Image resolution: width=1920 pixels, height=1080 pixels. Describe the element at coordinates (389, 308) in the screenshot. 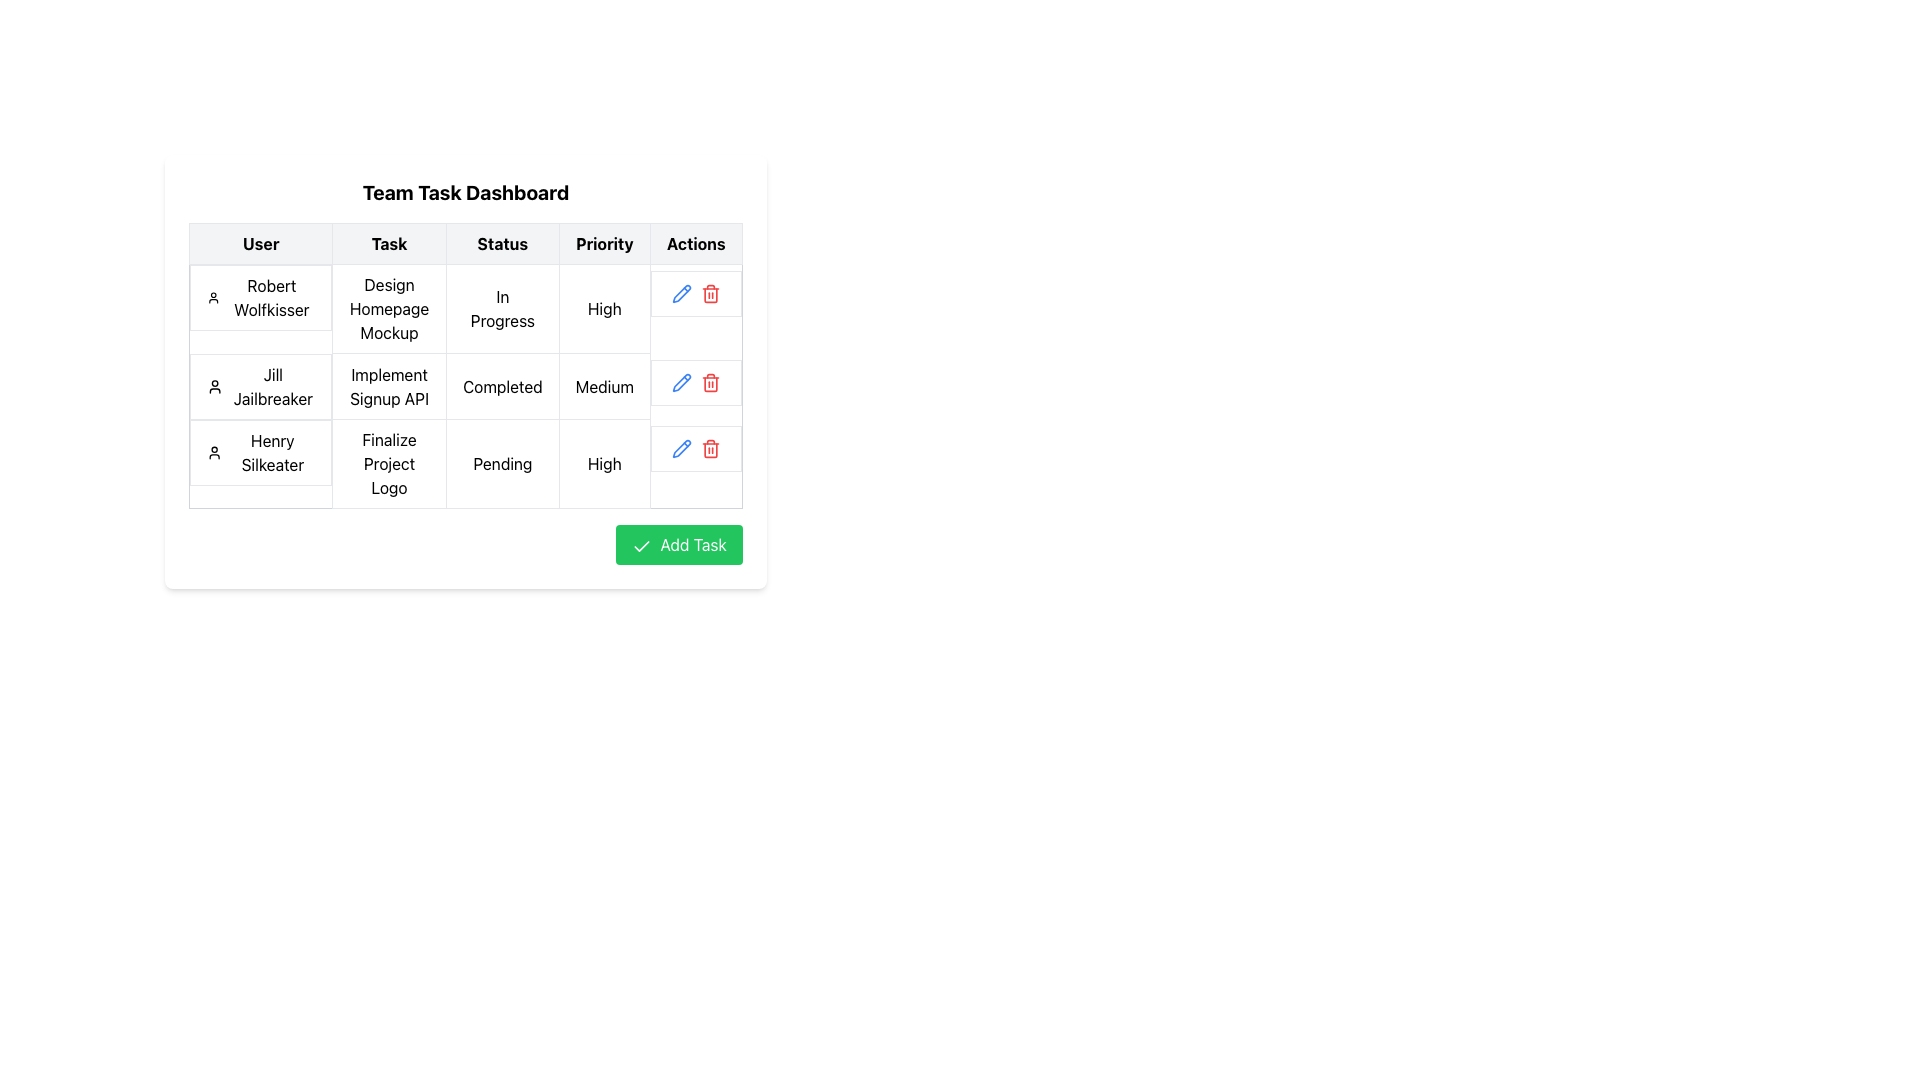

I see `the Text Display element that contains the text 'Design Homepage Mockup', located in the second column under the 'Task' field of the first row in the table, positioned between 'Robert Wolfkisser' and 'In Progress'` at that location.